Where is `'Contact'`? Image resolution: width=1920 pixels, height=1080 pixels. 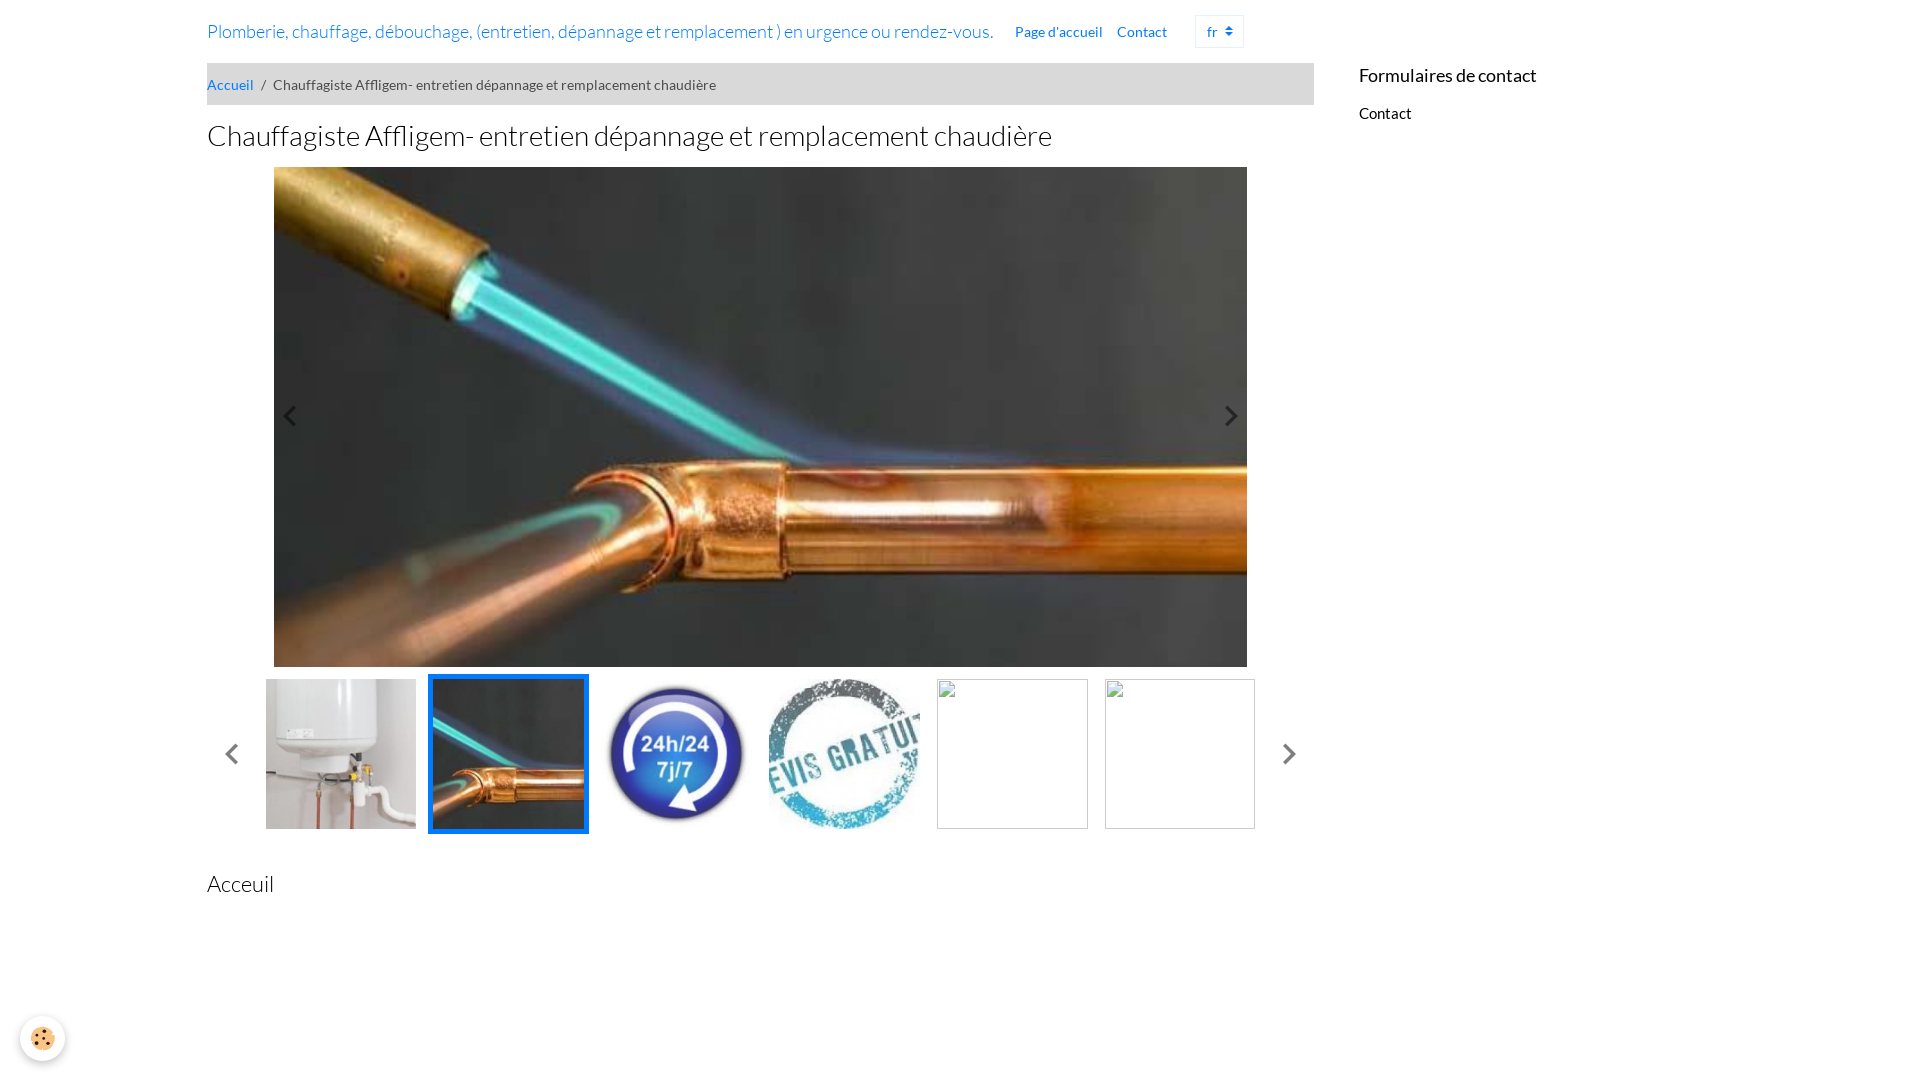
'Contact' is located at coordinates (1384, 112).